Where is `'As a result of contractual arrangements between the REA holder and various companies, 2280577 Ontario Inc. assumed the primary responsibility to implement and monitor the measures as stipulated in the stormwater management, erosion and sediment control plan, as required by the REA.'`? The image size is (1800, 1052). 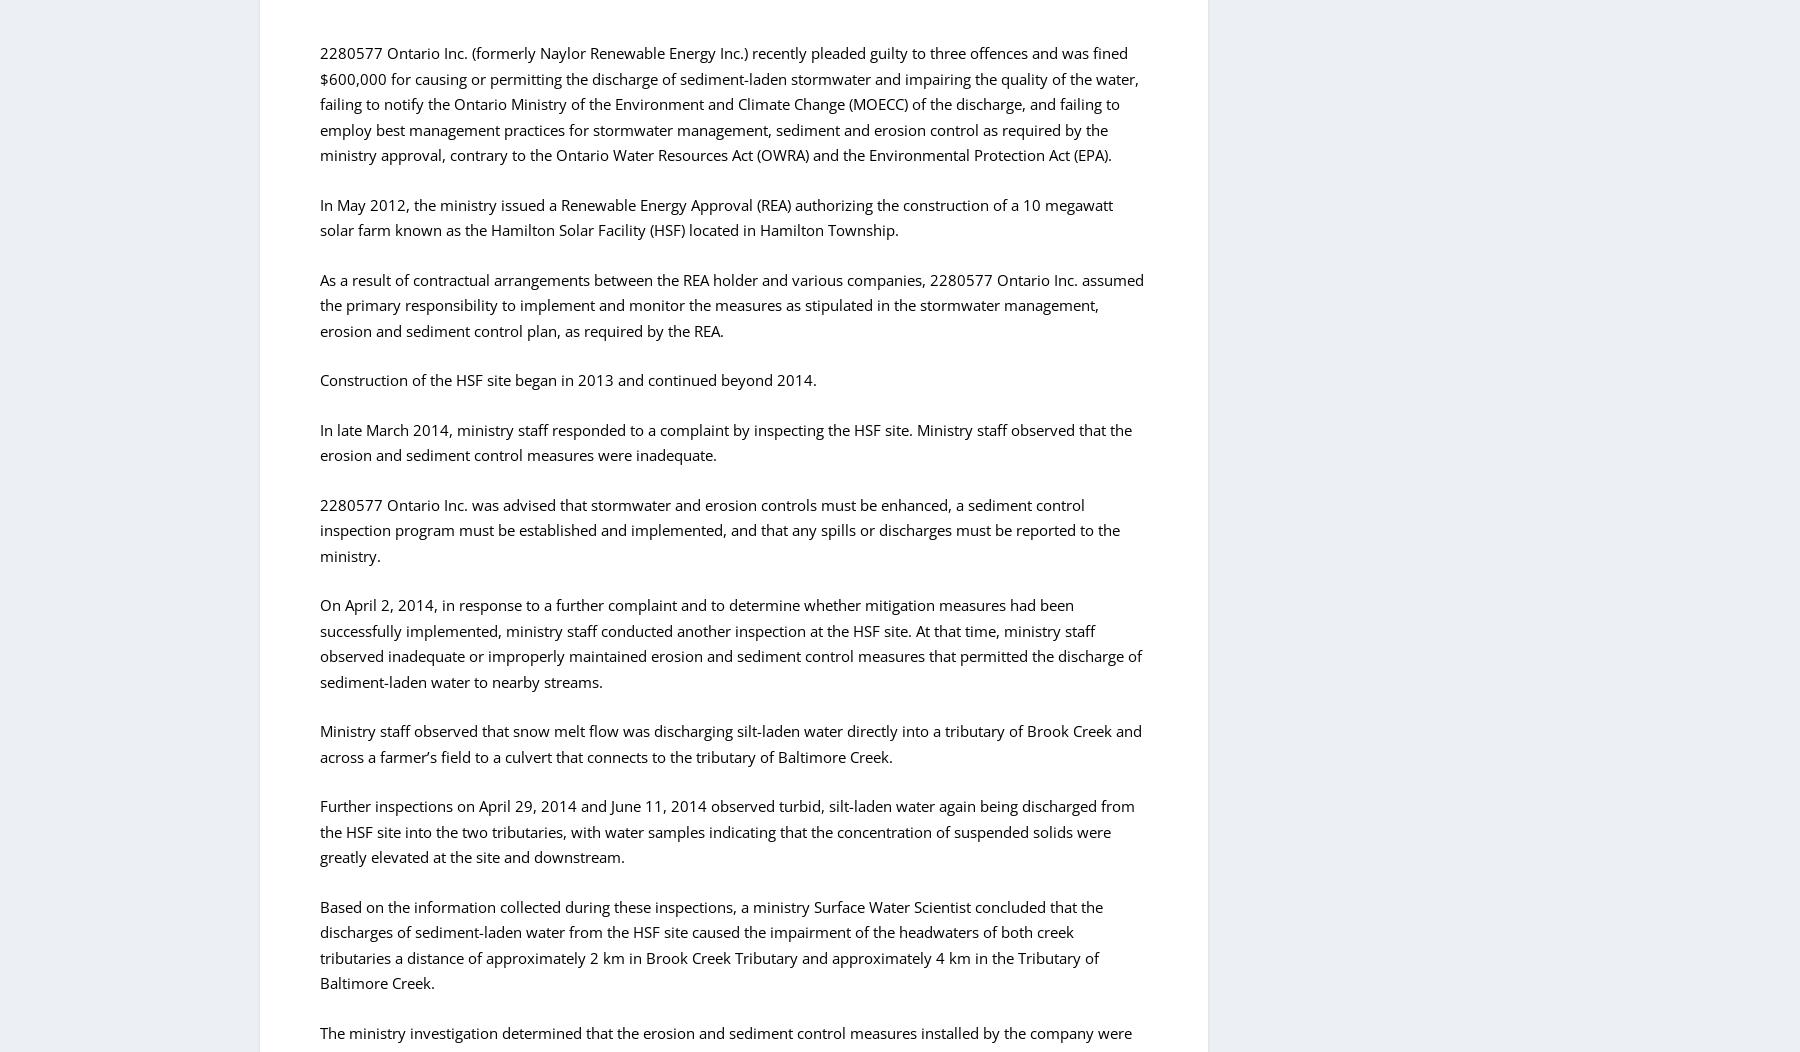 'As a result of contractual arrangements between the REA holder and various companies, 2280577 Ontario Inc. assumed the primary responsibility to implement and monitor the measures as stipulated in the stormwater management, erosion and sediment control plan, as required by the REA.' is located at coordinates (731, 304).